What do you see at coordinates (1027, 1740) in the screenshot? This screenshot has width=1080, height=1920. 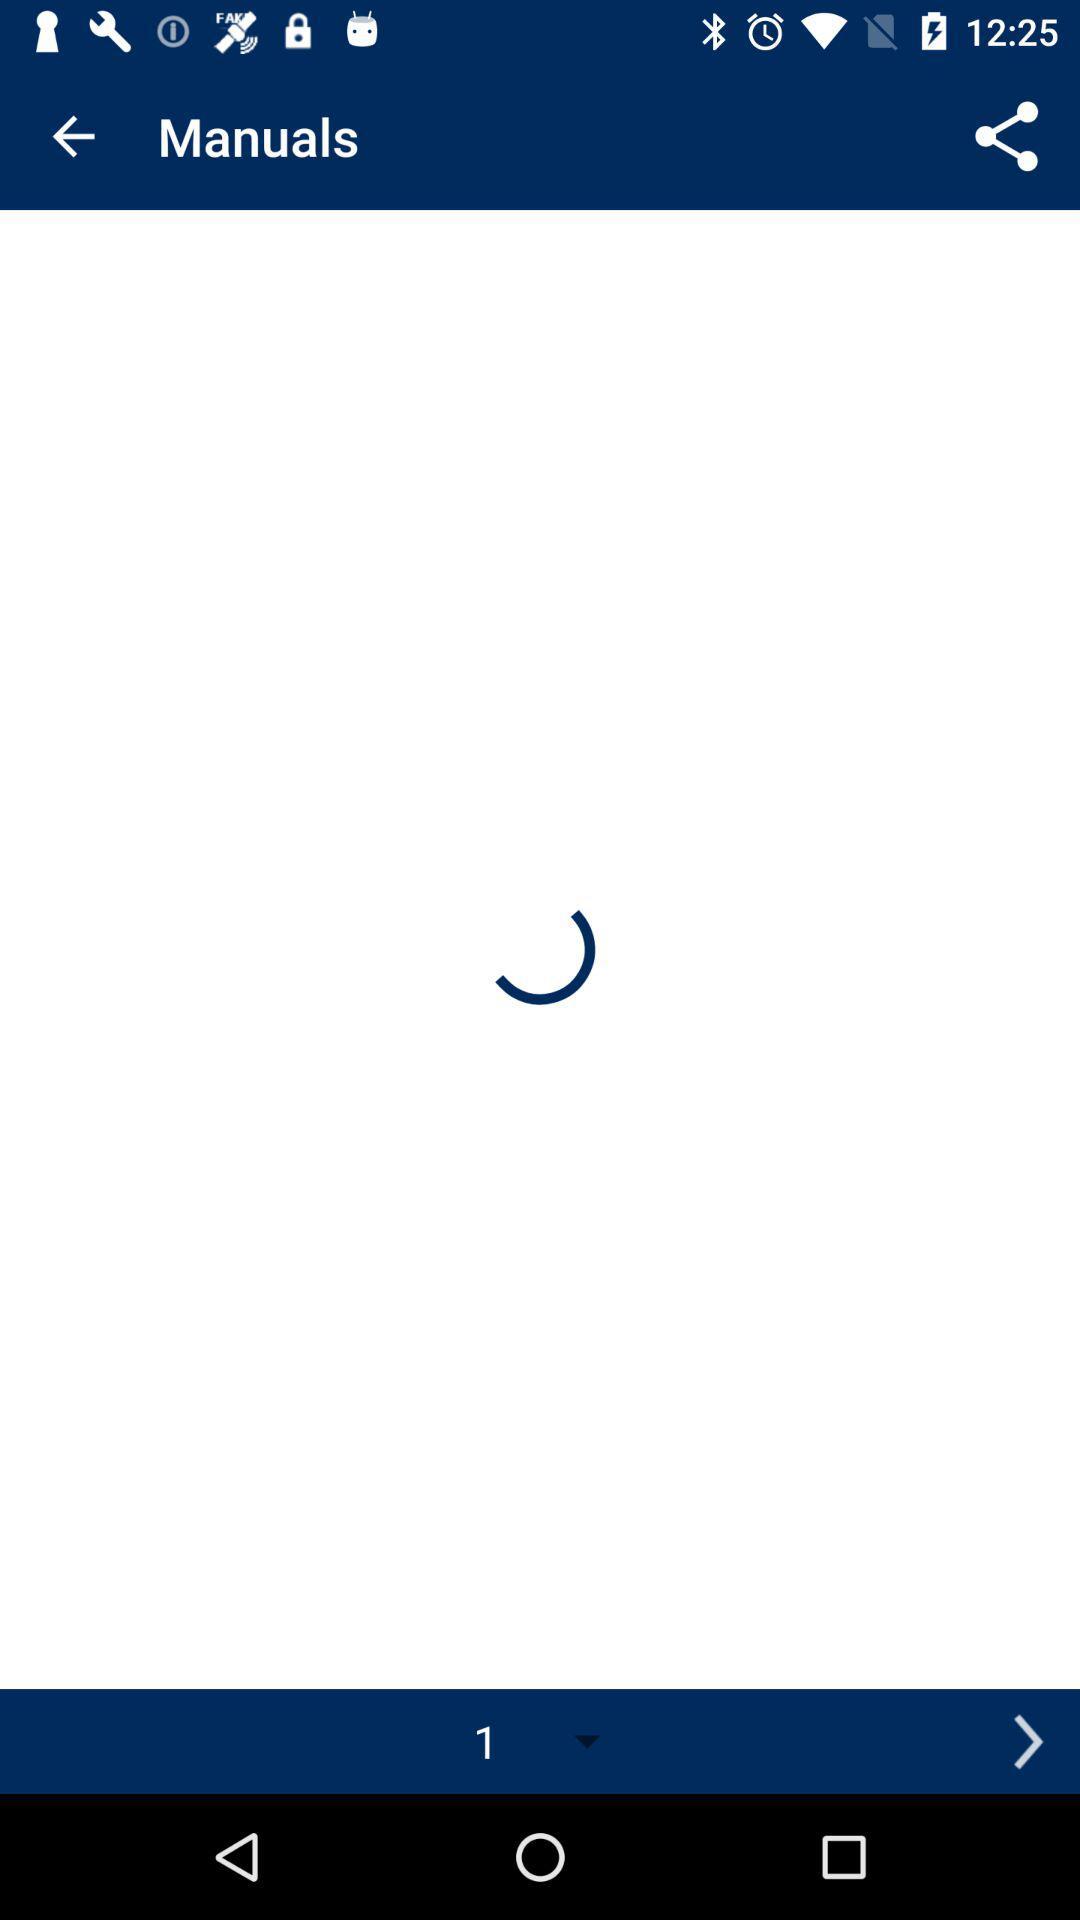 I see `skip ahead` at bounding box center [1027, 1740].